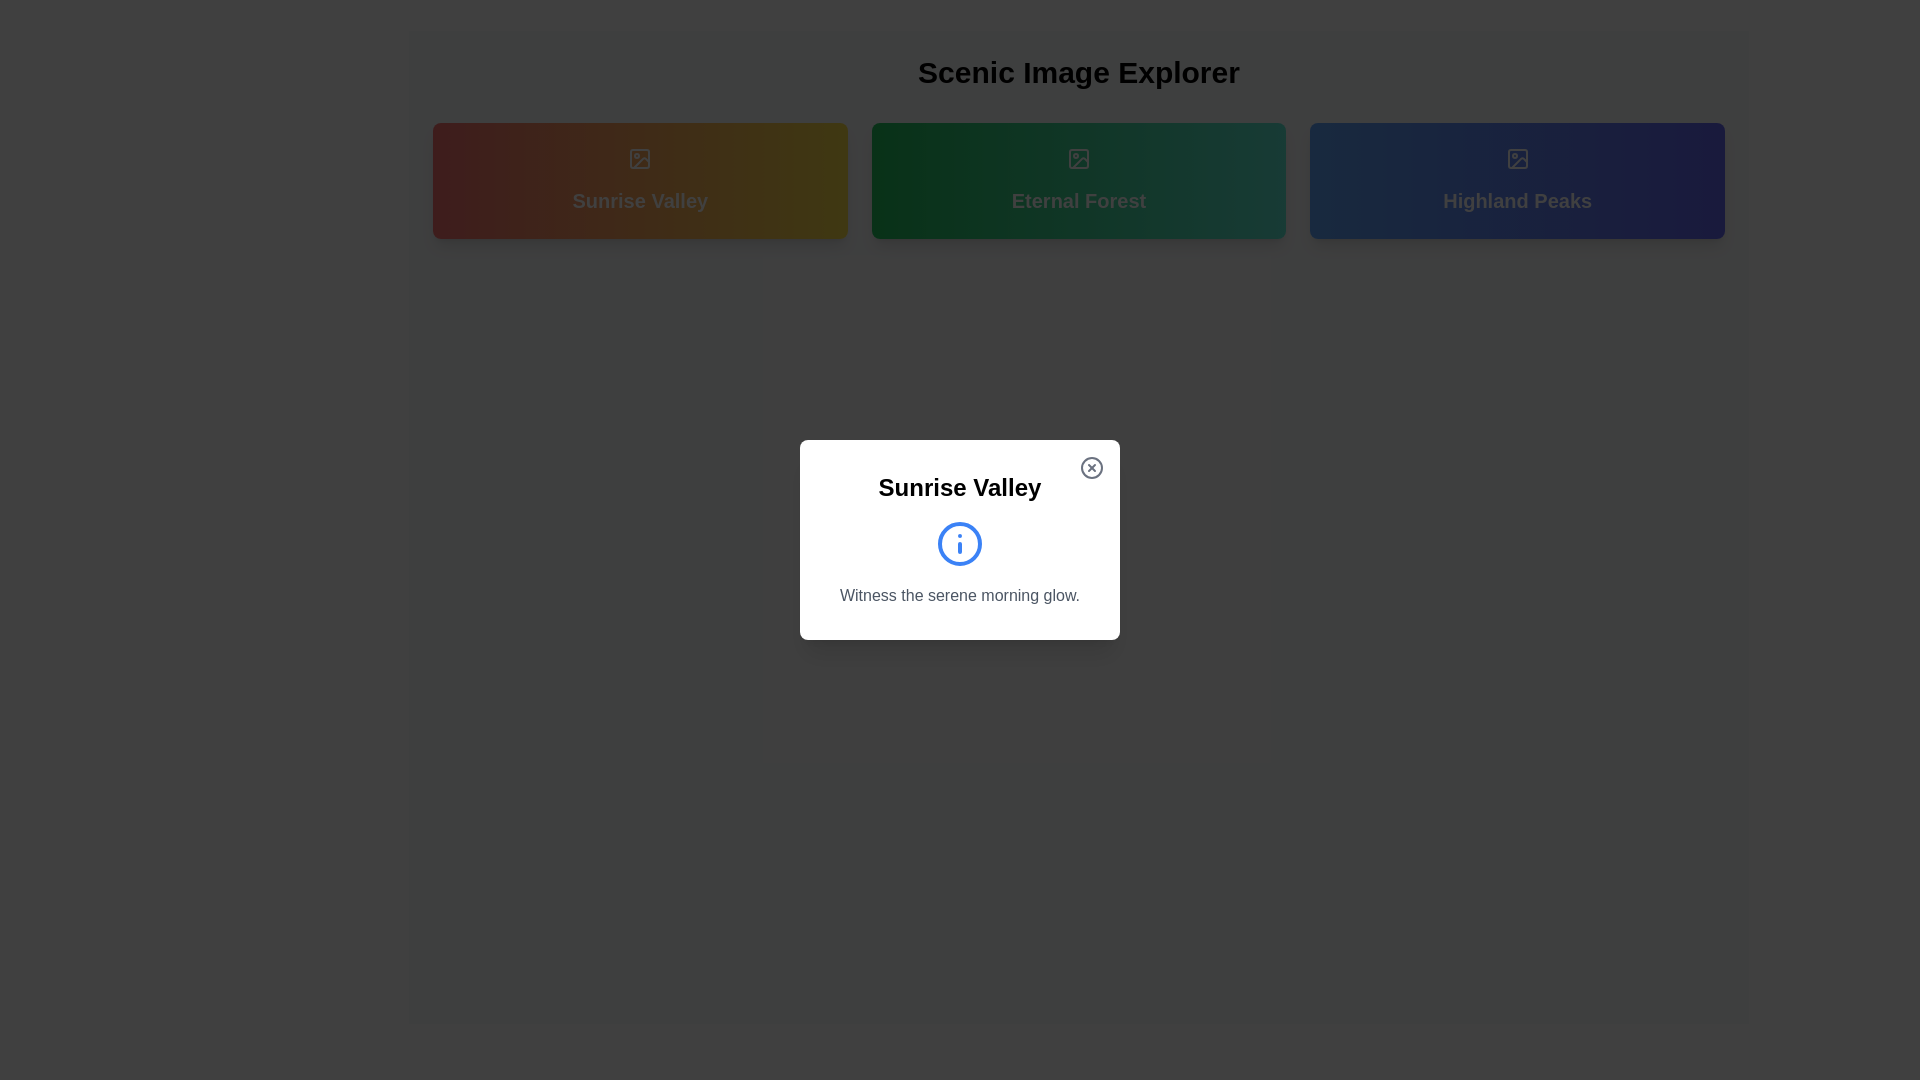  Describe the element at coordinates (1517, 157) in the screenshot. I see `the icon resembling an image illustration, which is a white square with a circle inside it, located at the center-top of the card labeled 'Highland Peaks'` at that location.